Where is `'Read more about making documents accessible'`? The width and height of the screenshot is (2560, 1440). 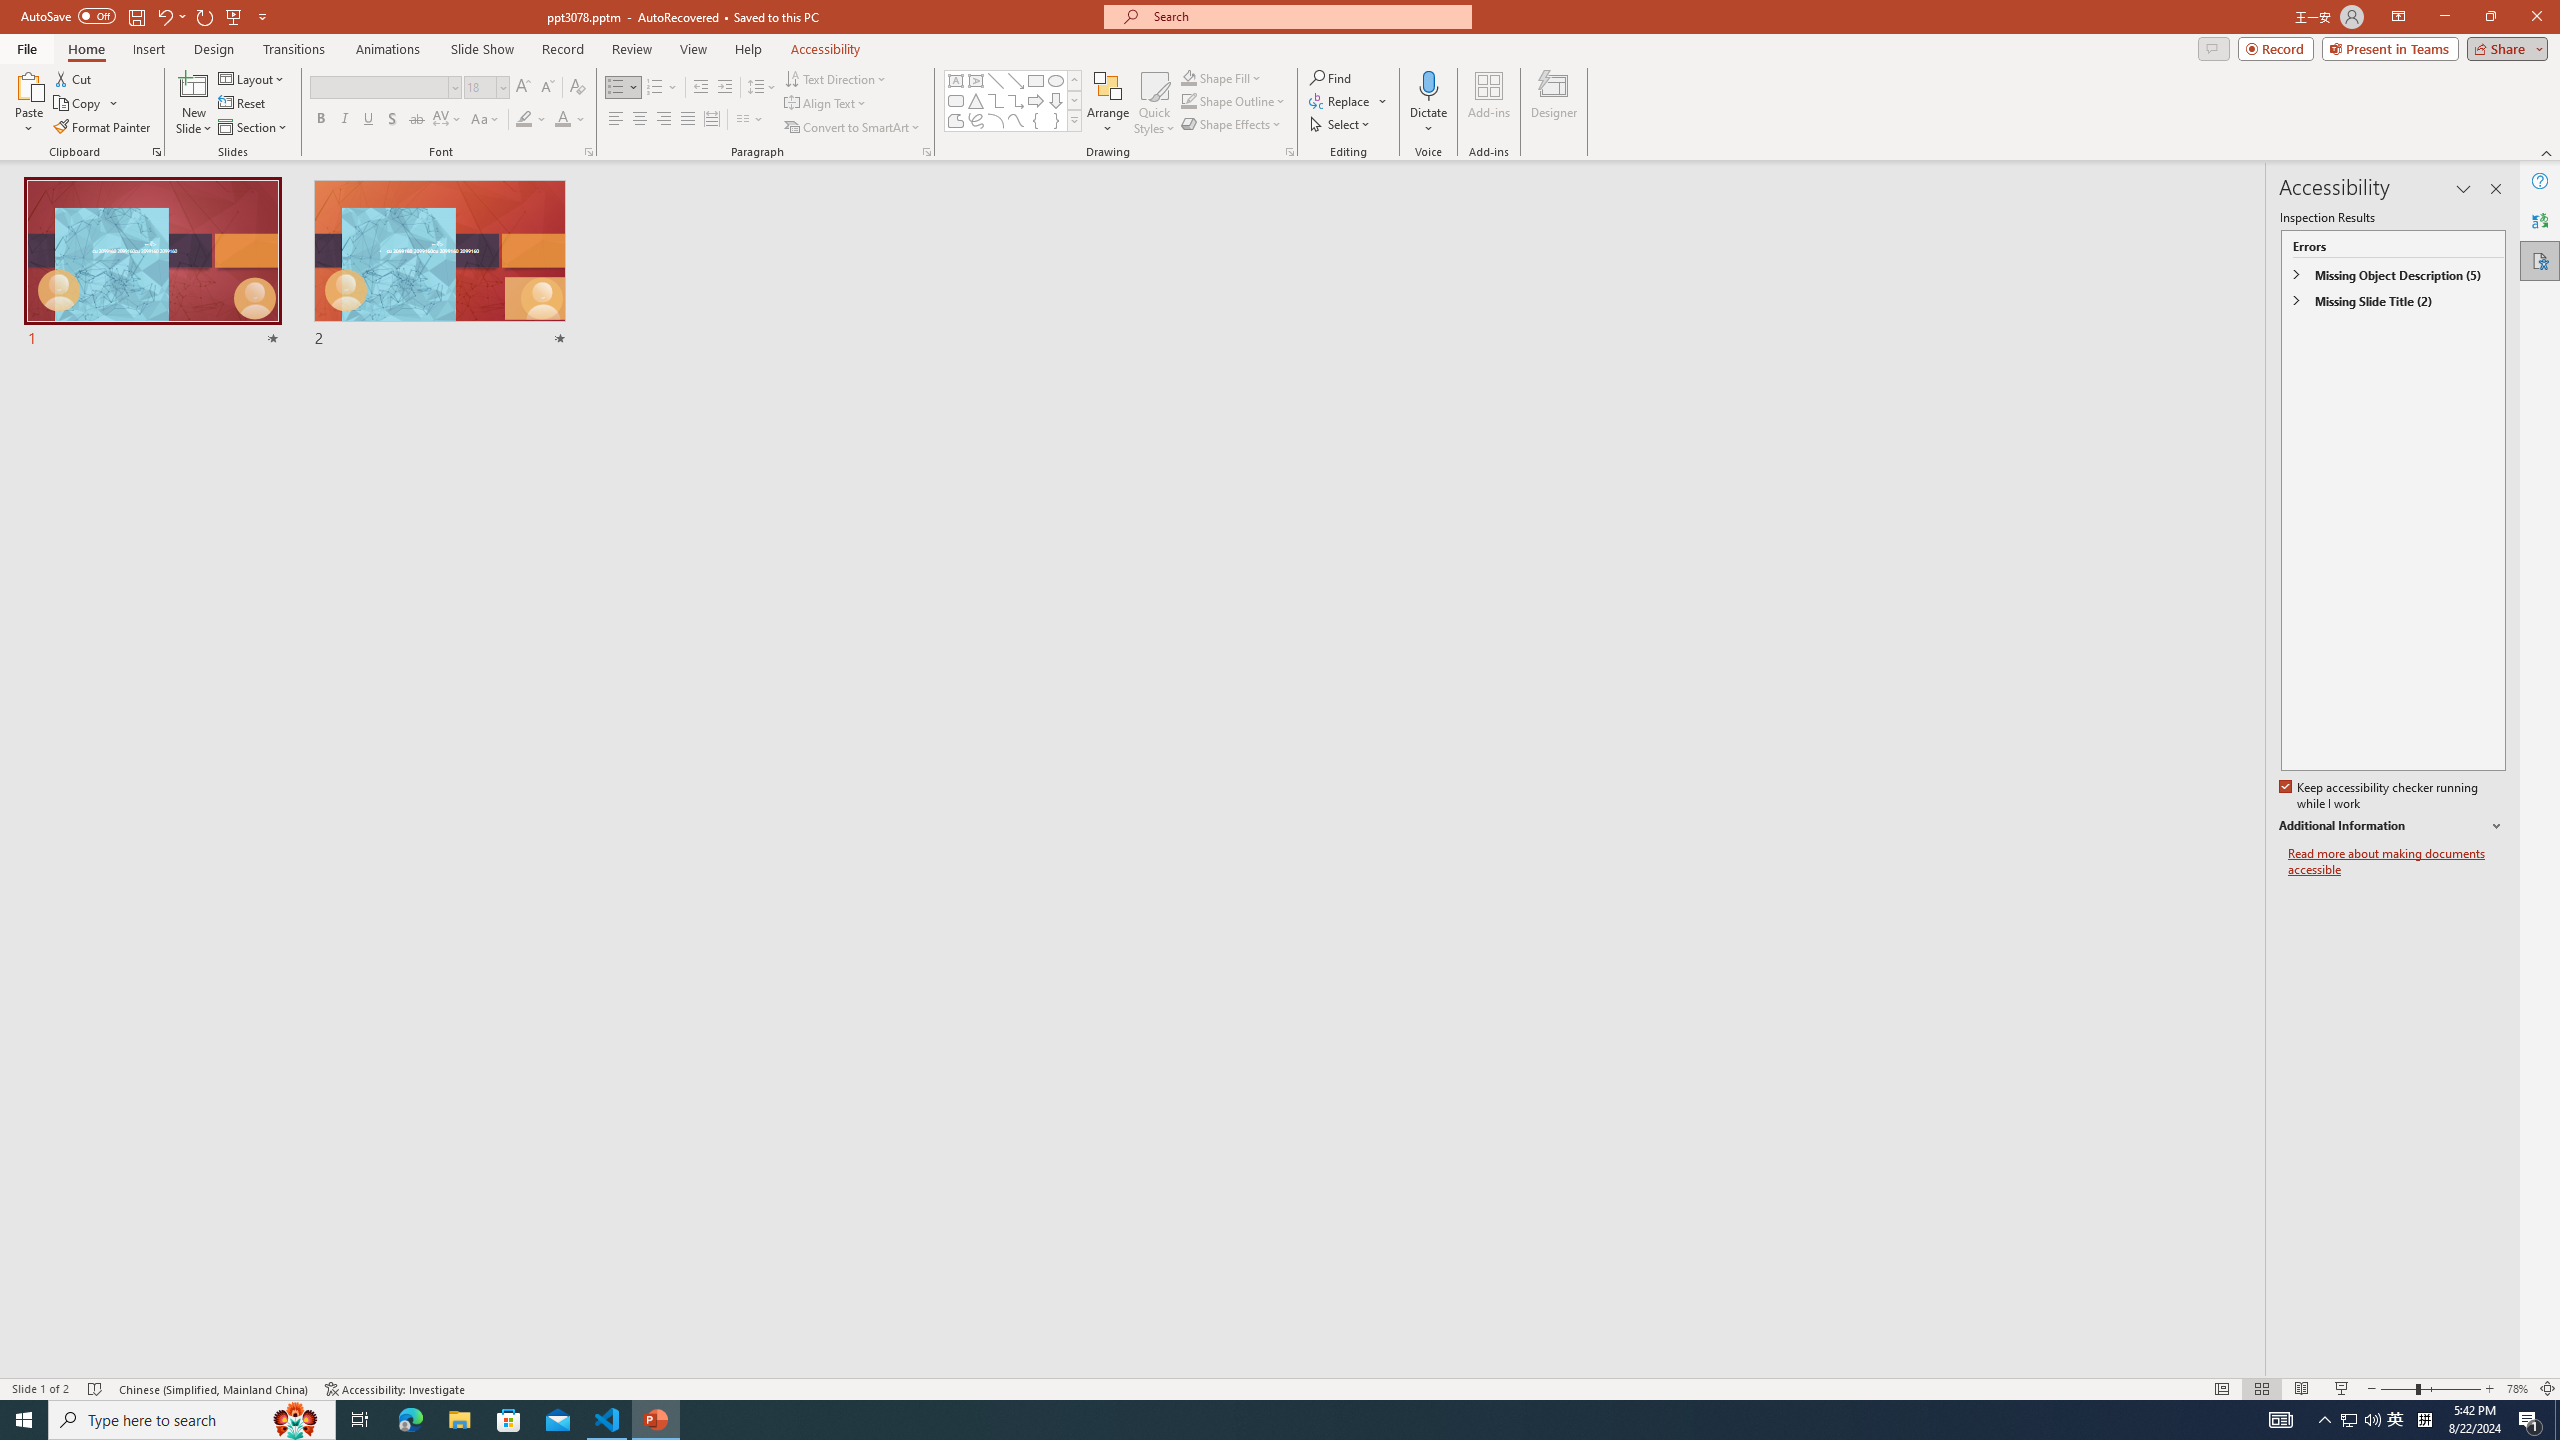
'Read more about making documents accessible' is located at coordinates (2396, 861).